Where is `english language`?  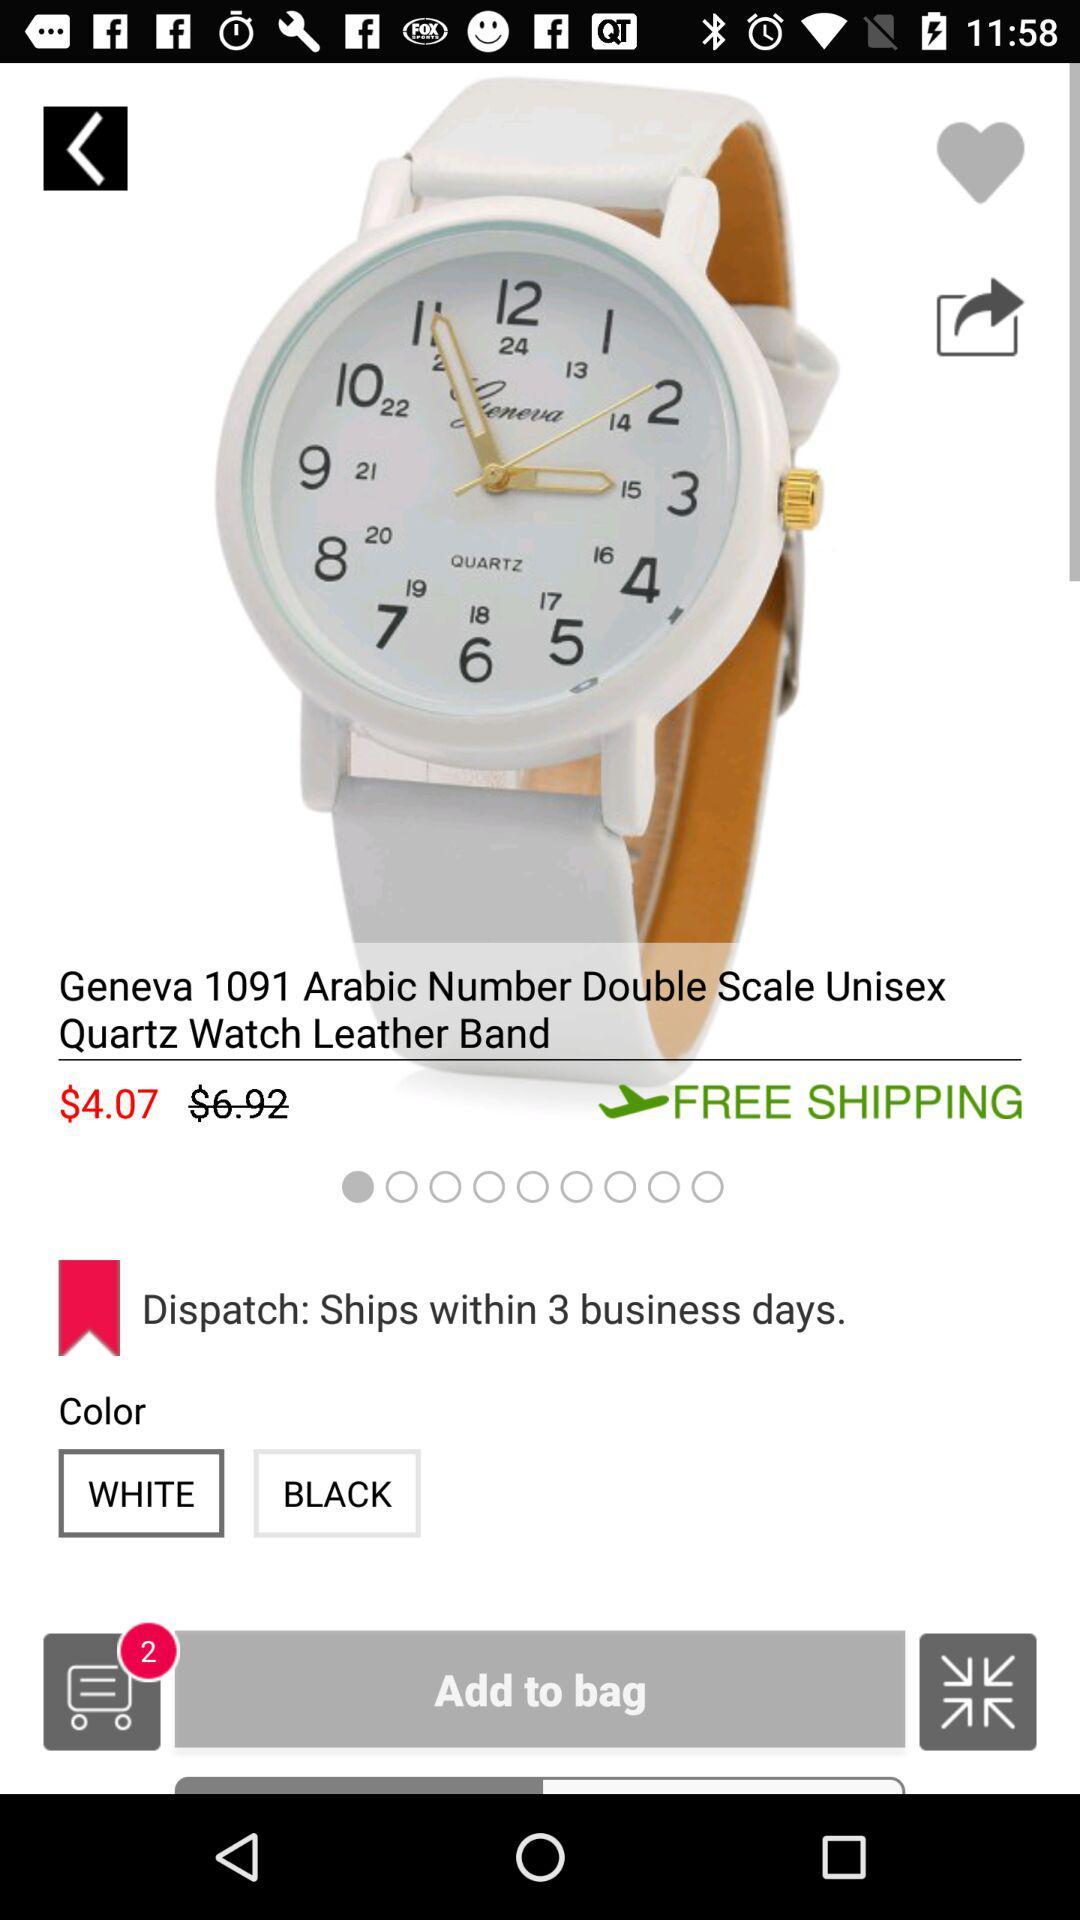 english language is located at coordinates (977, 1691).